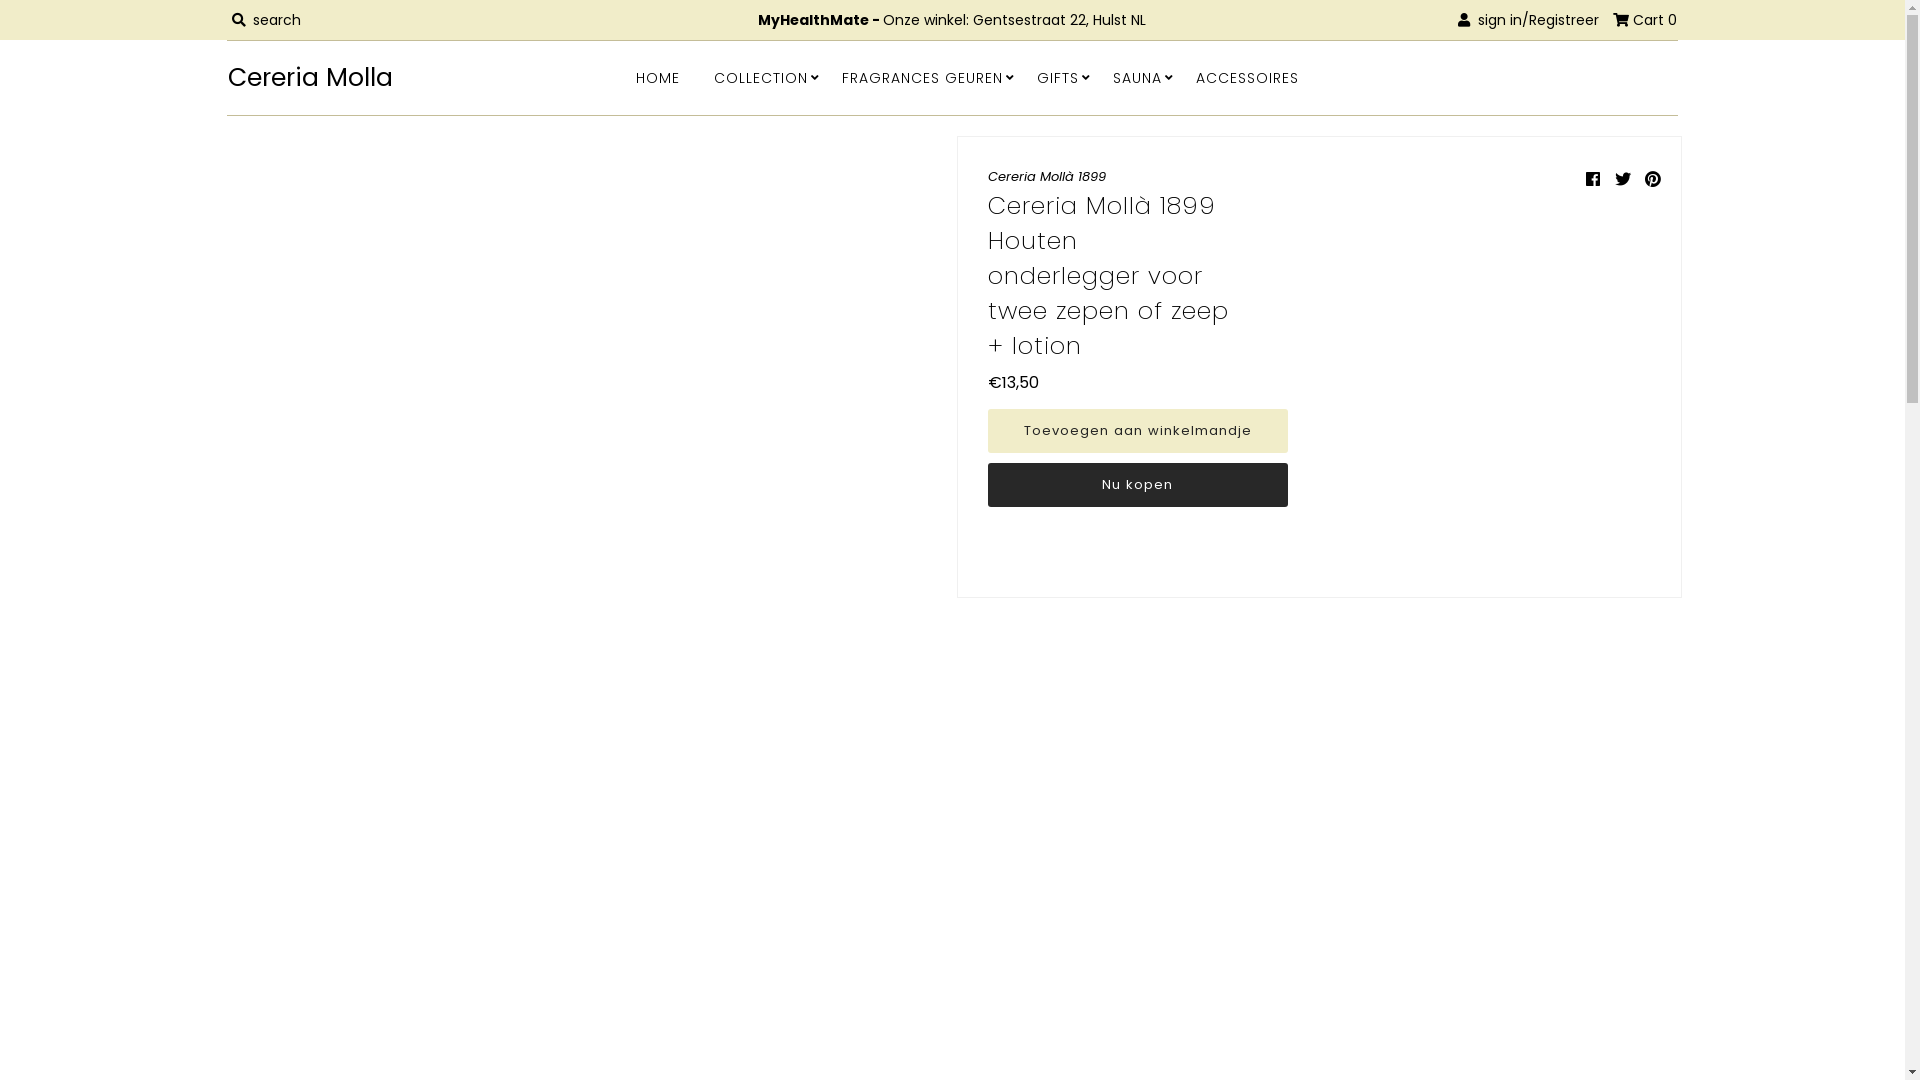  What do you see at coordinates (373, 76) in the screenshot?
I see `'Cereria Molla'` at bounding box center [373, 76].